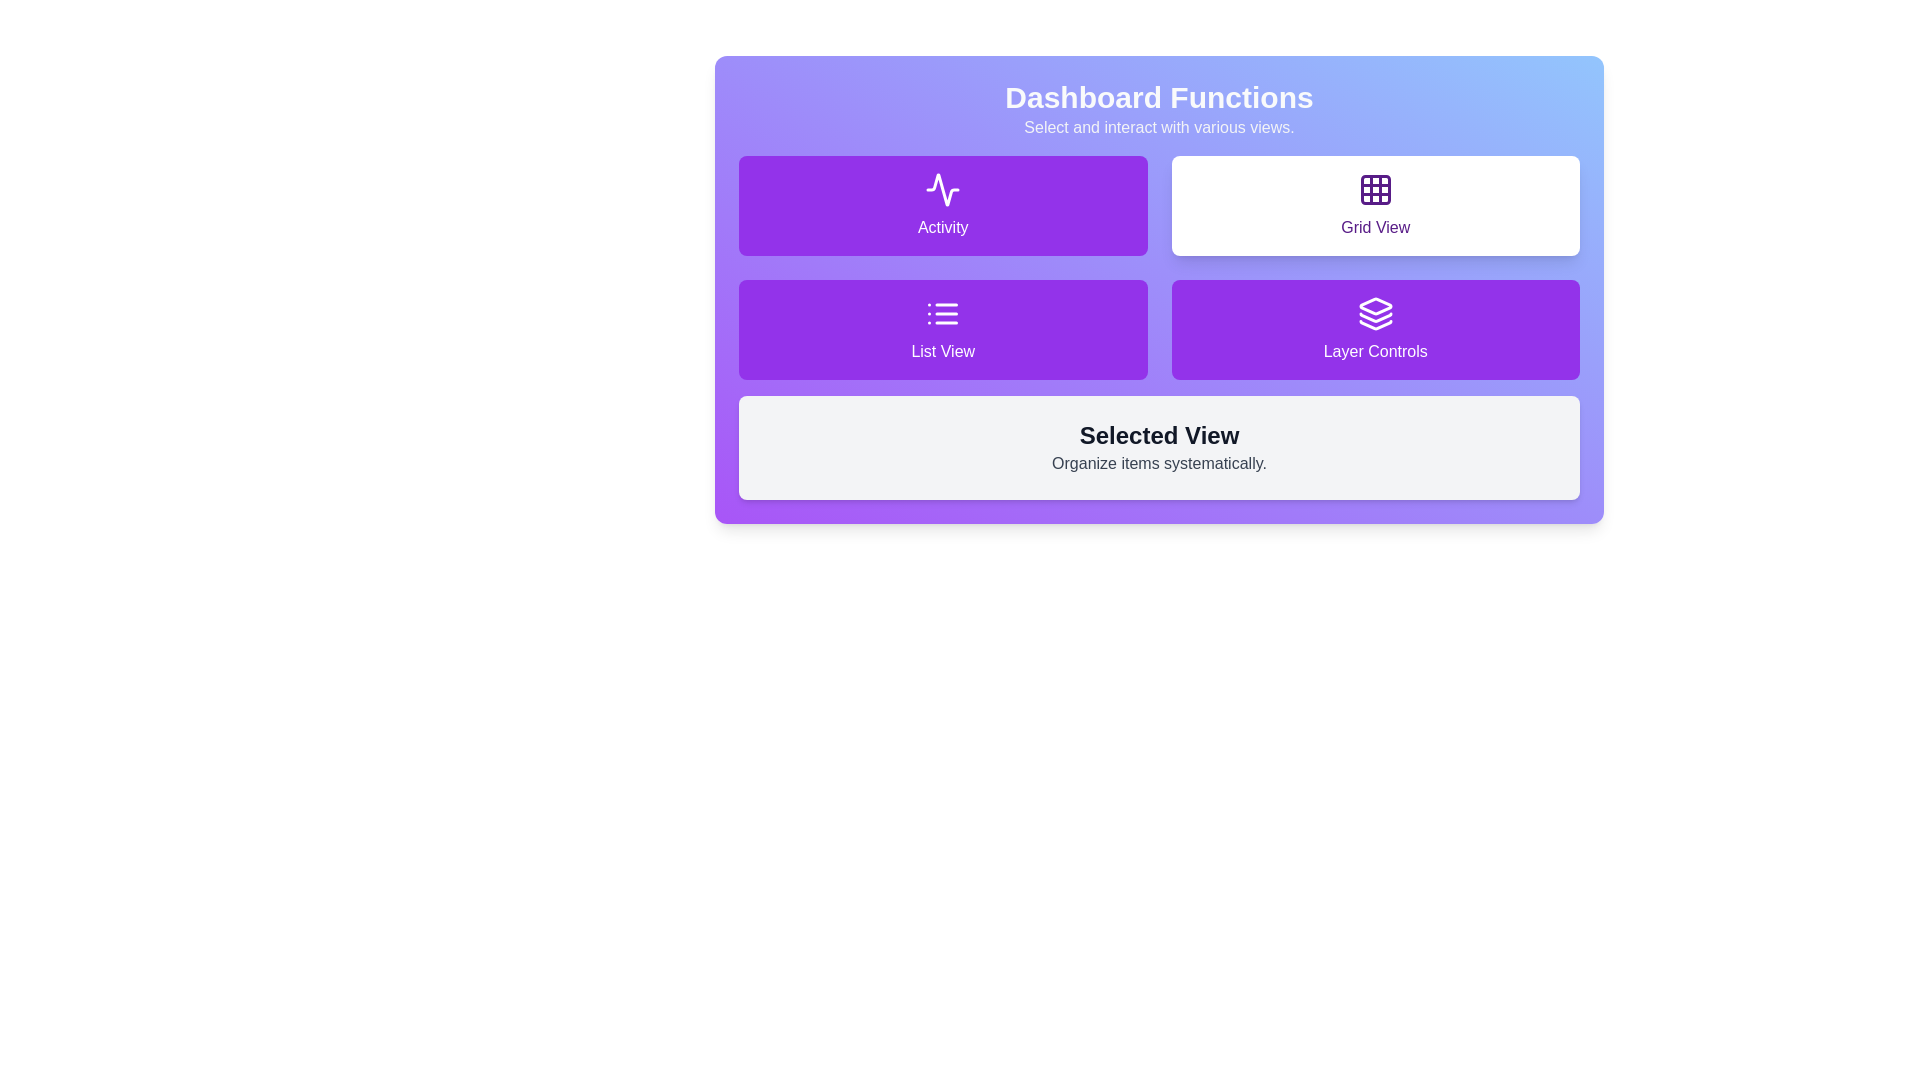  I want to click on the layer controls button located in the bottom-right corner of the grid, so click(1374, 329).